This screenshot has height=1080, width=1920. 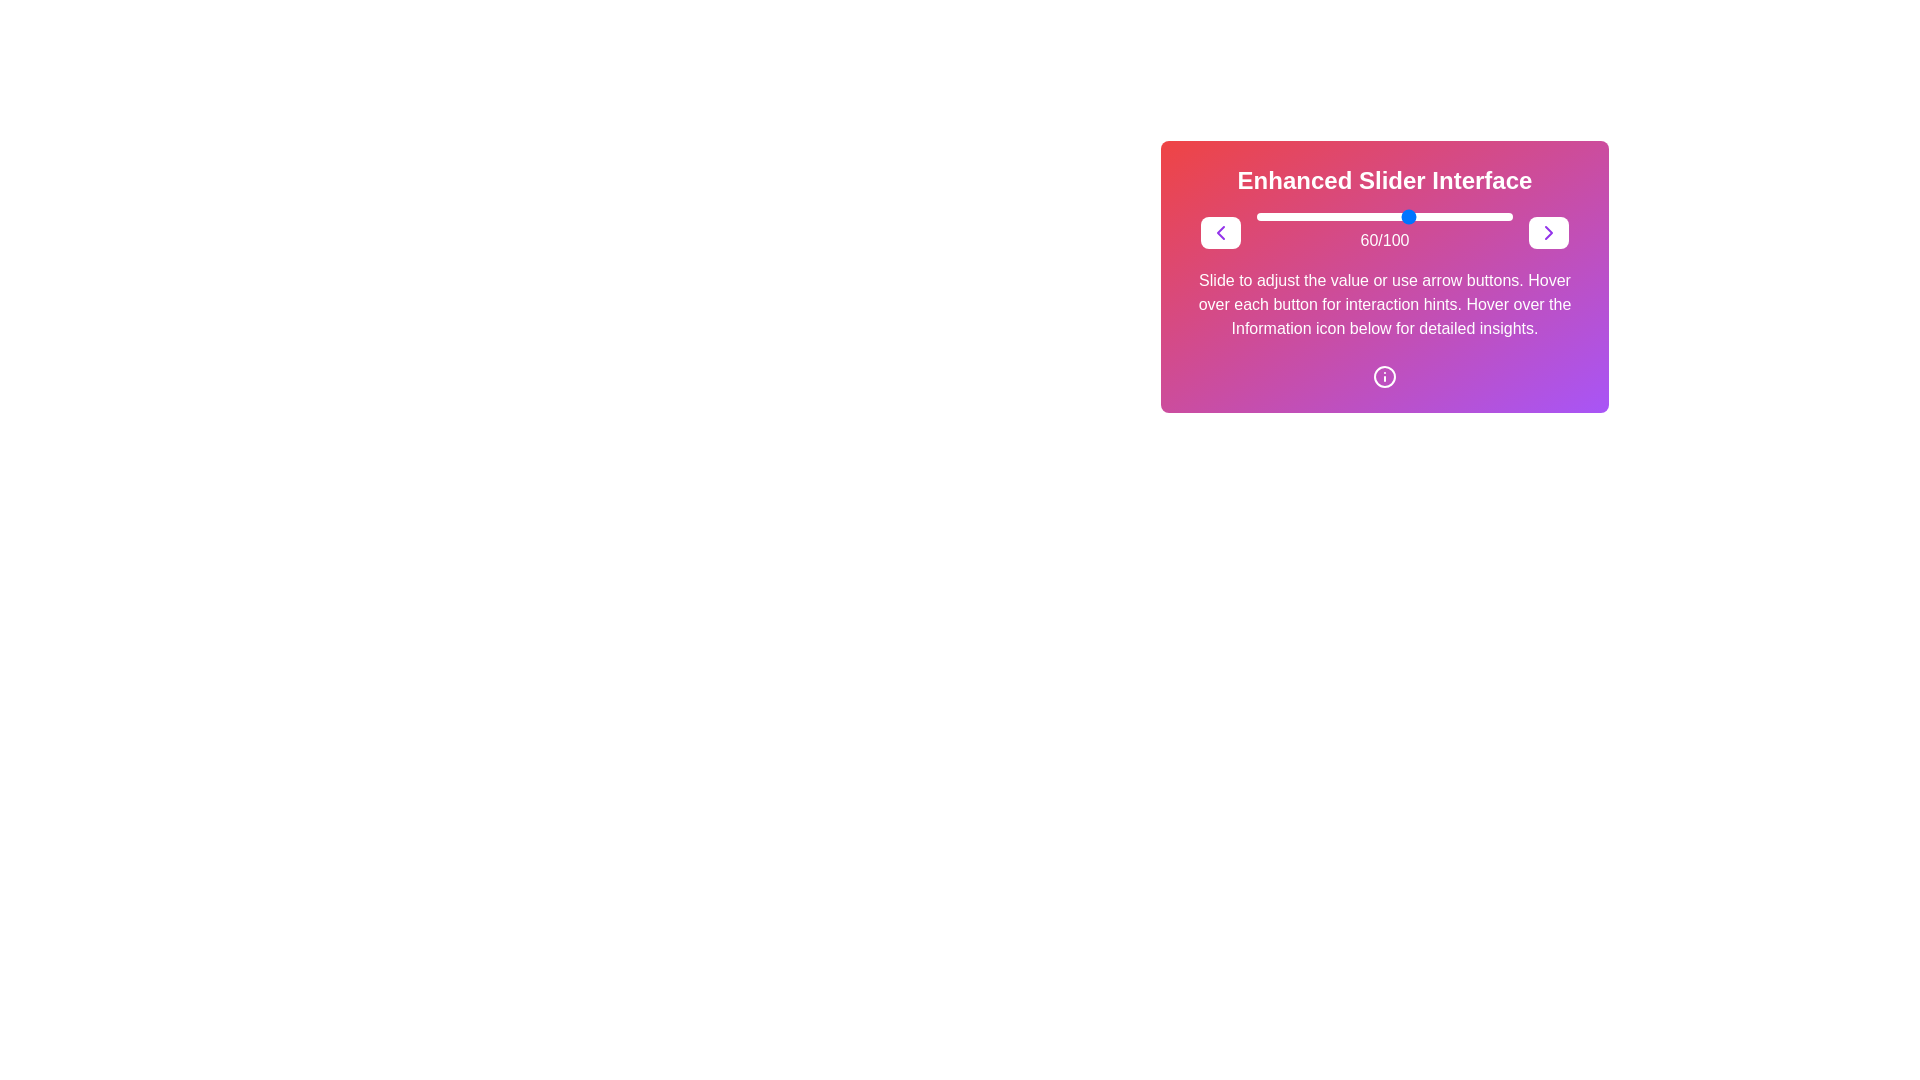 I want to click on the slider, so click(x=1290, y=216).